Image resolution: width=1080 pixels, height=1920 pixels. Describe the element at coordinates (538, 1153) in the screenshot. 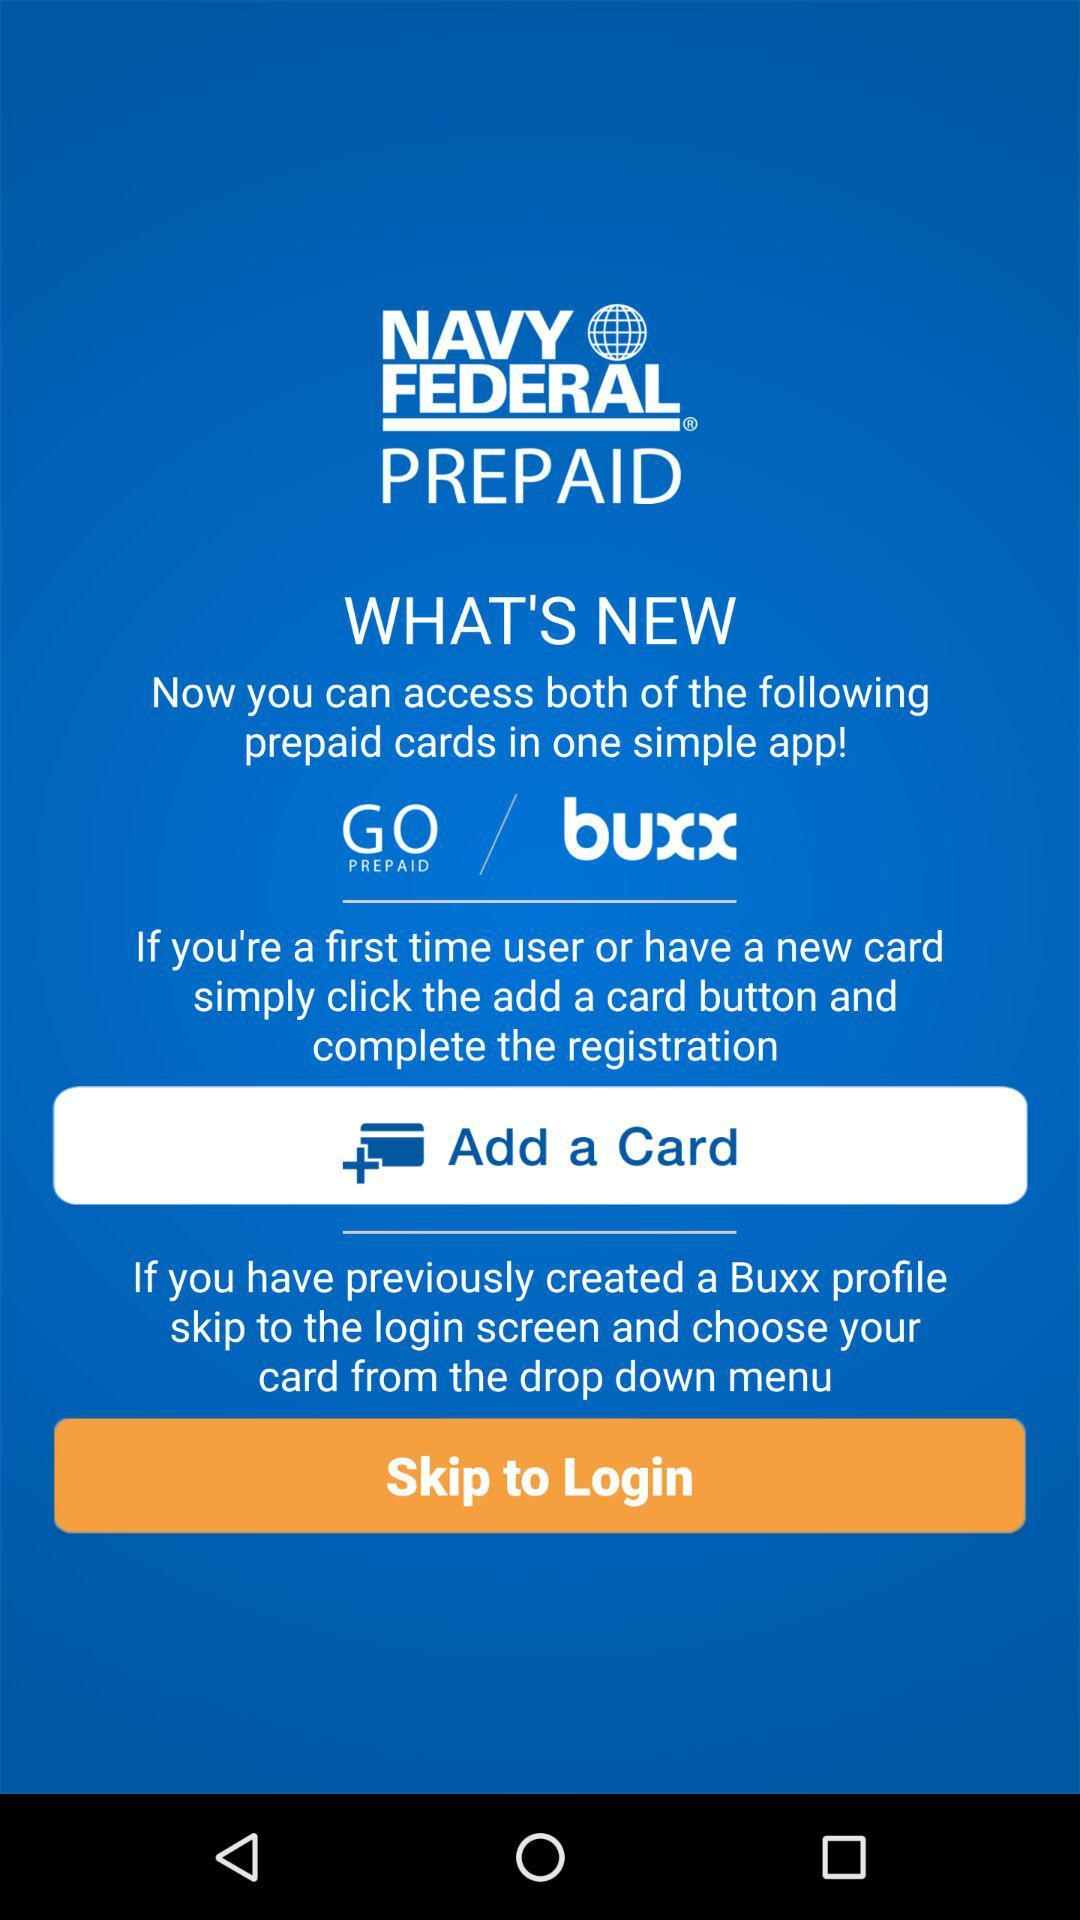

I see `payment information` at that location.